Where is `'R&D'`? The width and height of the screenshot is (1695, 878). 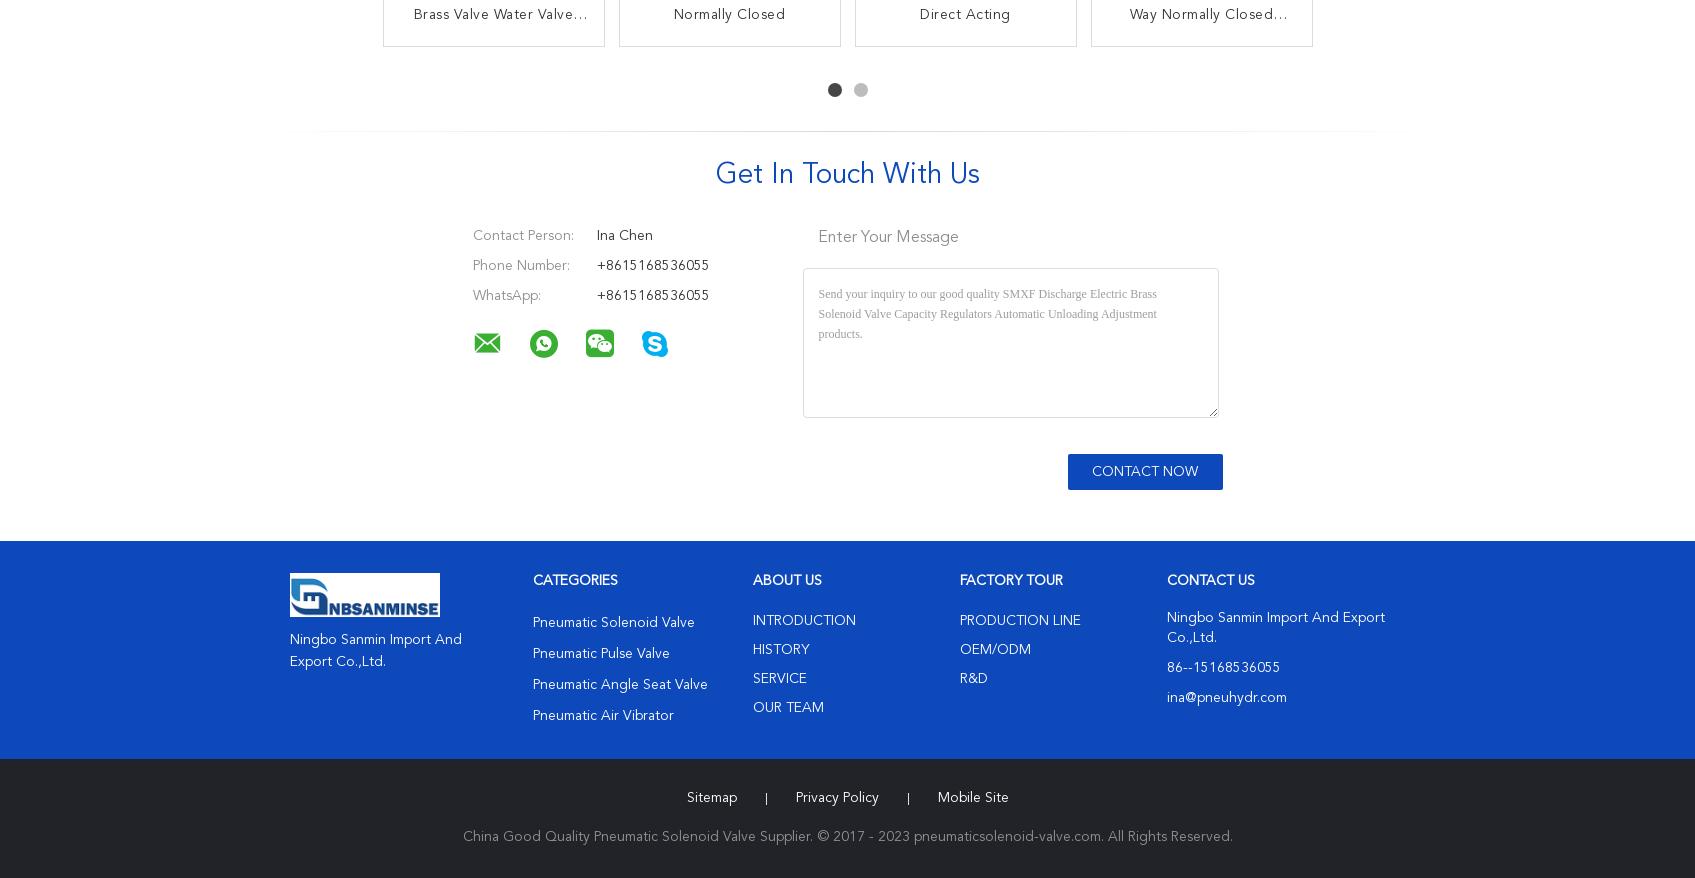
'R&D' is located at coordinates (972, 678).